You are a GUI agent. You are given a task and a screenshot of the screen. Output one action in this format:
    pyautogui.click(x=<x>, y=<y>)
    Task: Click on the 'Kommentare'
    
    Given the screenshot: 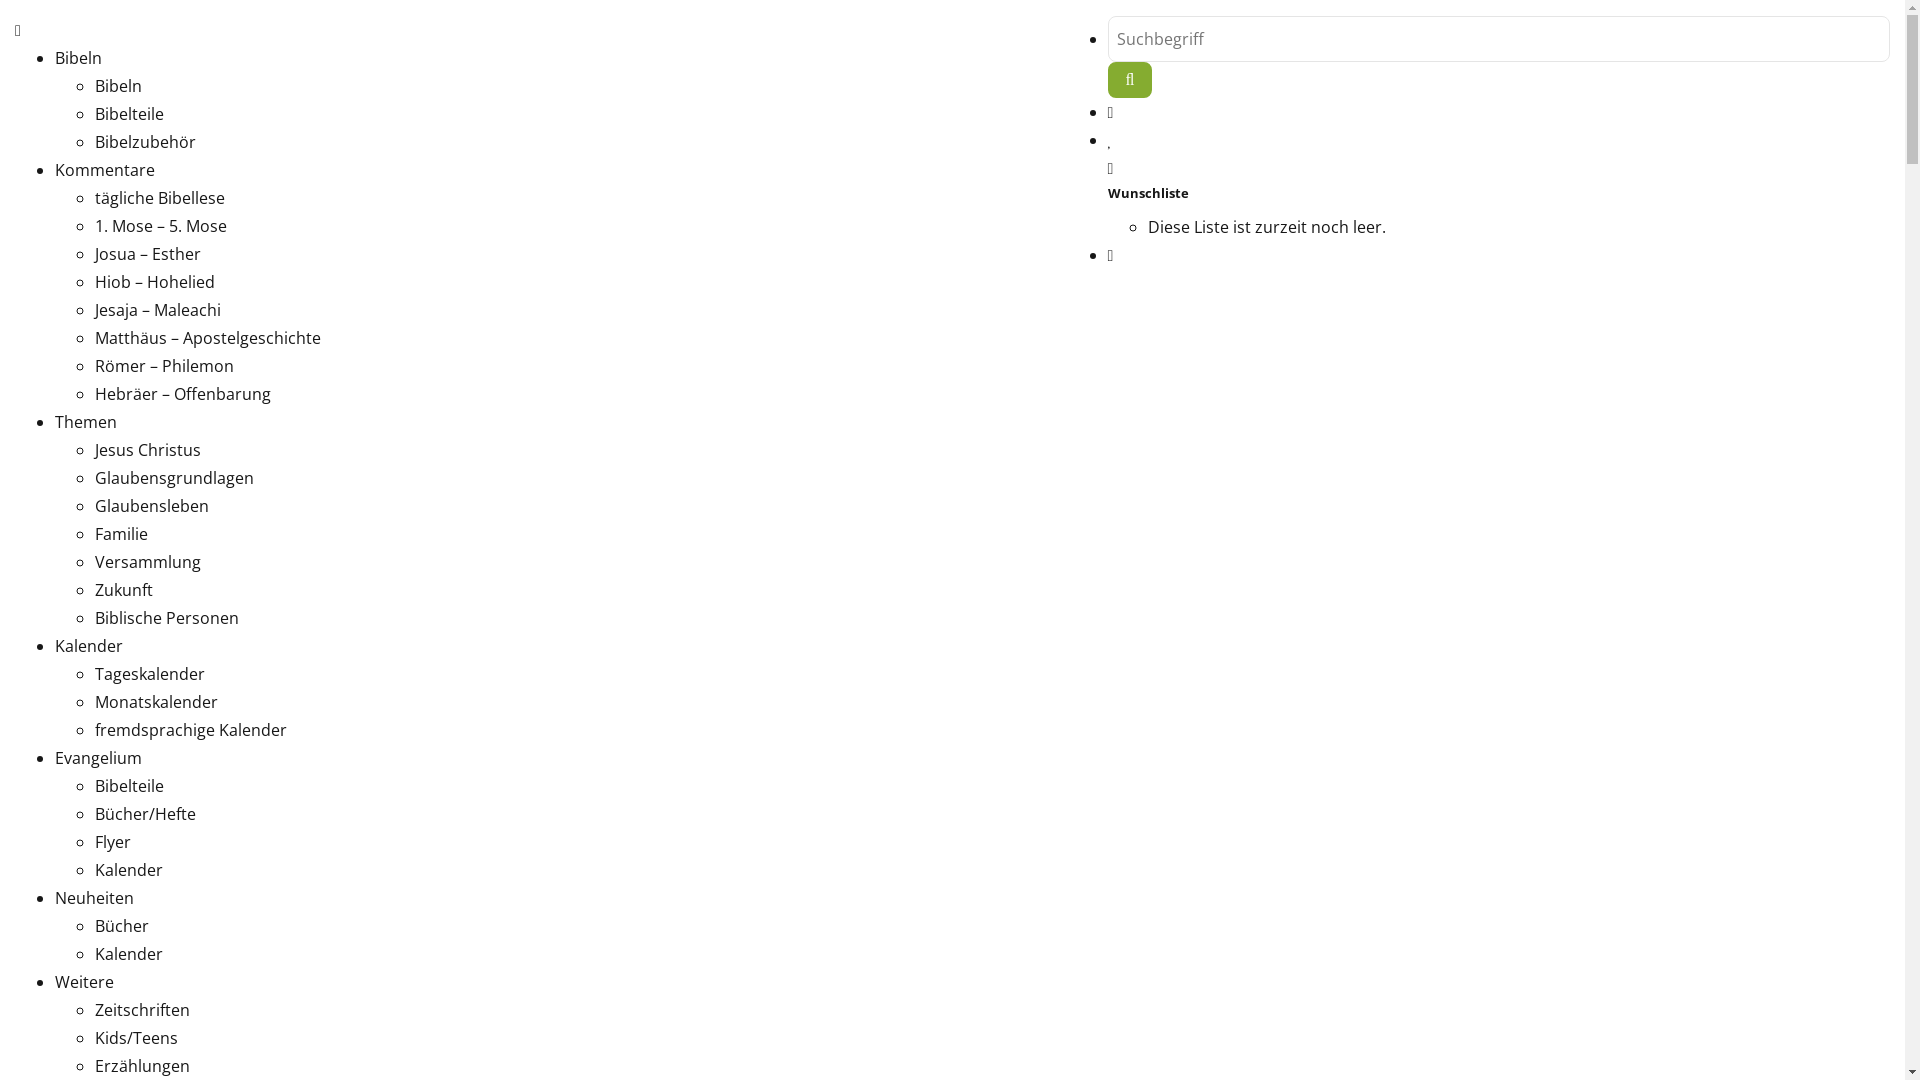 What is the action you would take?
    pyautogui.click(x=104, y=168)
    